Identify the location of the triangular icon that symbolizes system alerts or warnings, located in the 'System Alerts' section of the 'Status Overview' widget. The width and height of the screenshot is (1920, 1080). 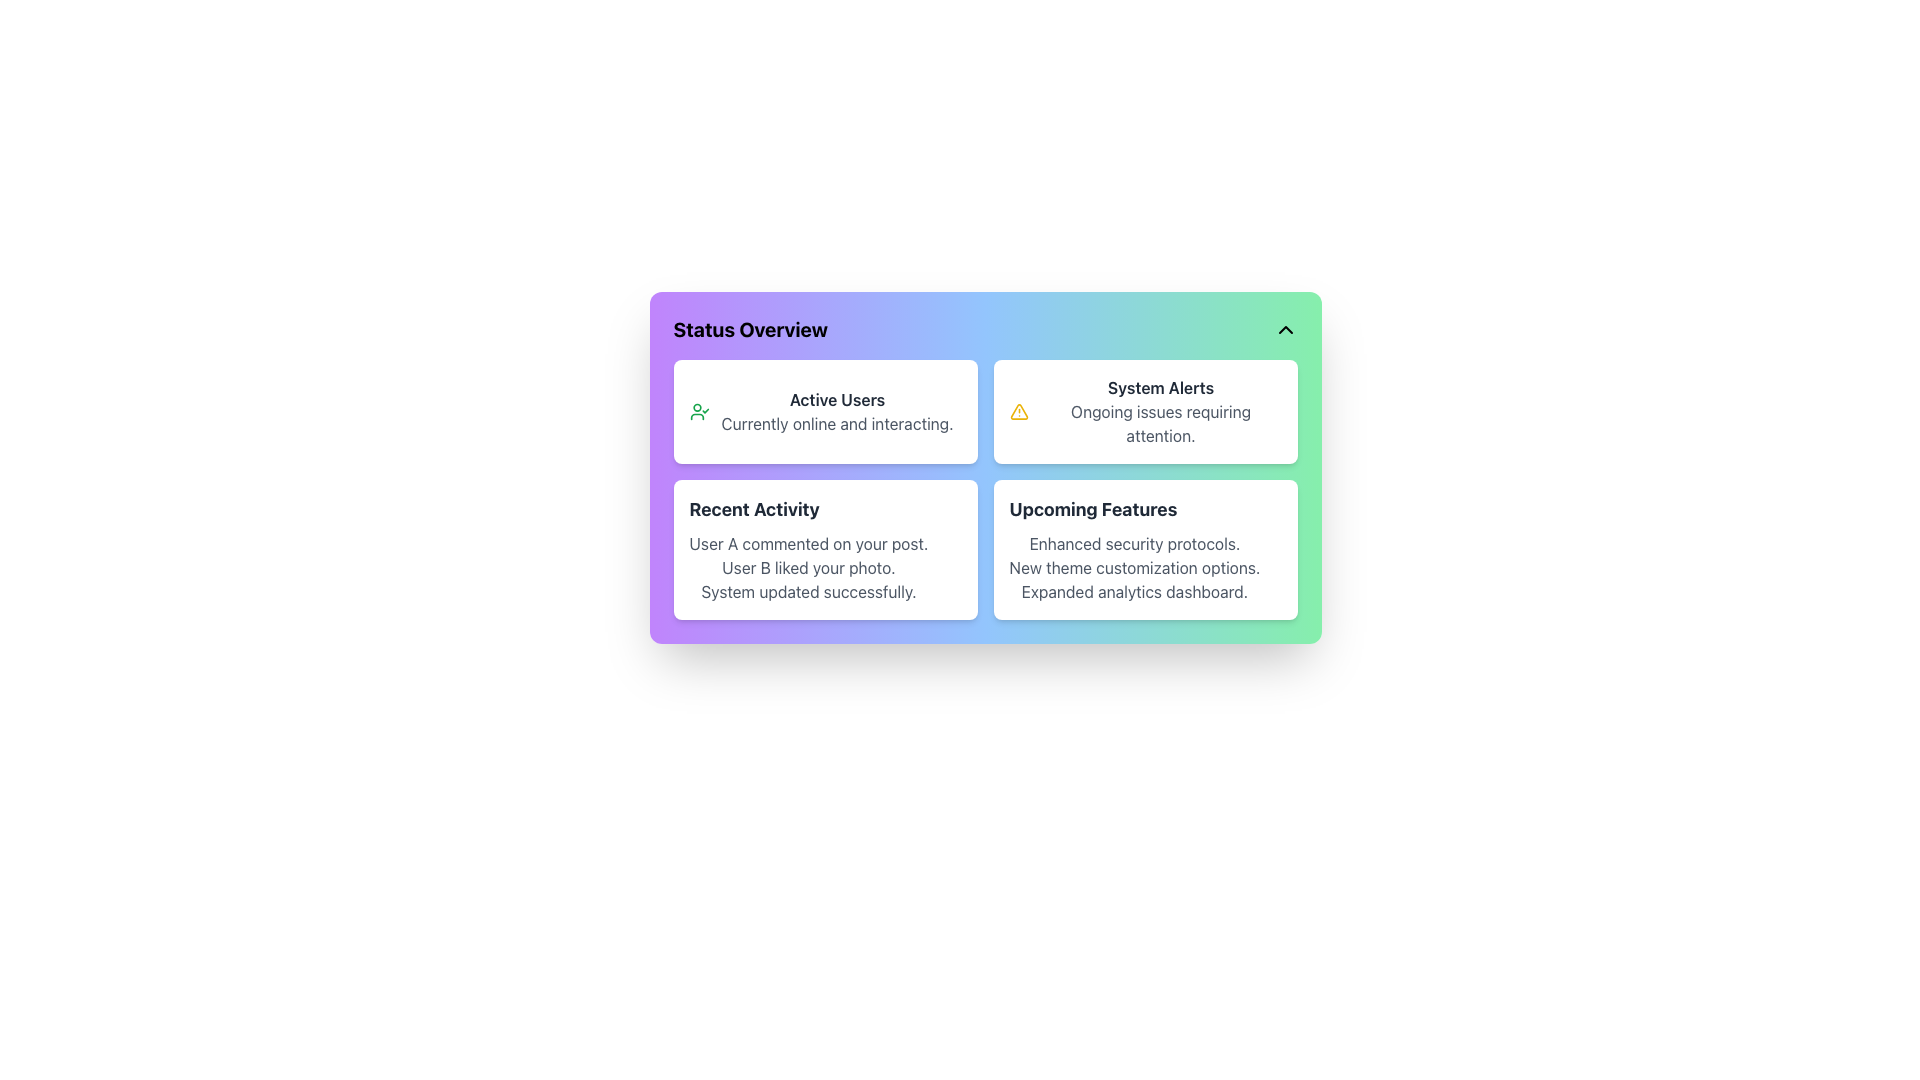
(1018, 411).